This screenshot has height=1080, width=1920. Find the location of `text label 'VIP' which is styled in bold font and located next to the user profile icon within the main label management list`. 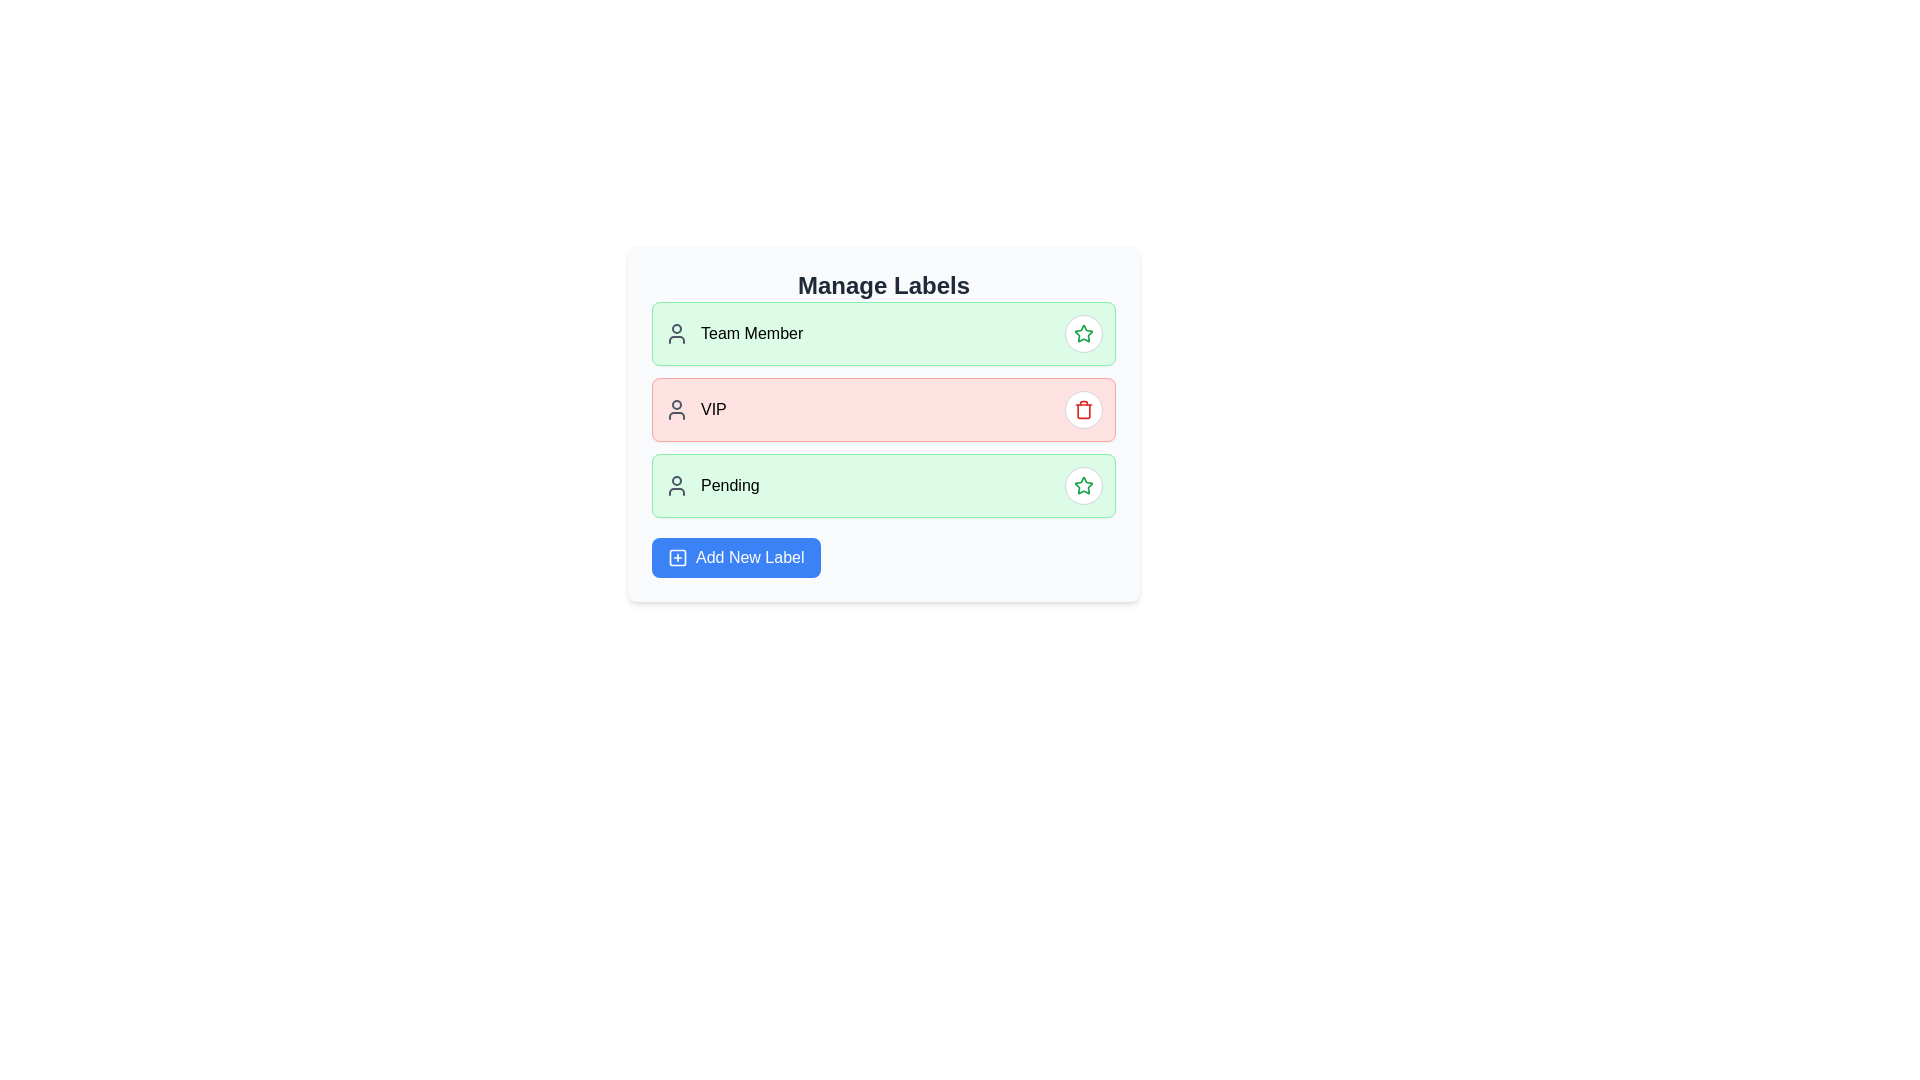

text label 'VIP' which is styled in bold font and located next to the user profile icon within the main label management list is located at coordinates (695, 408).